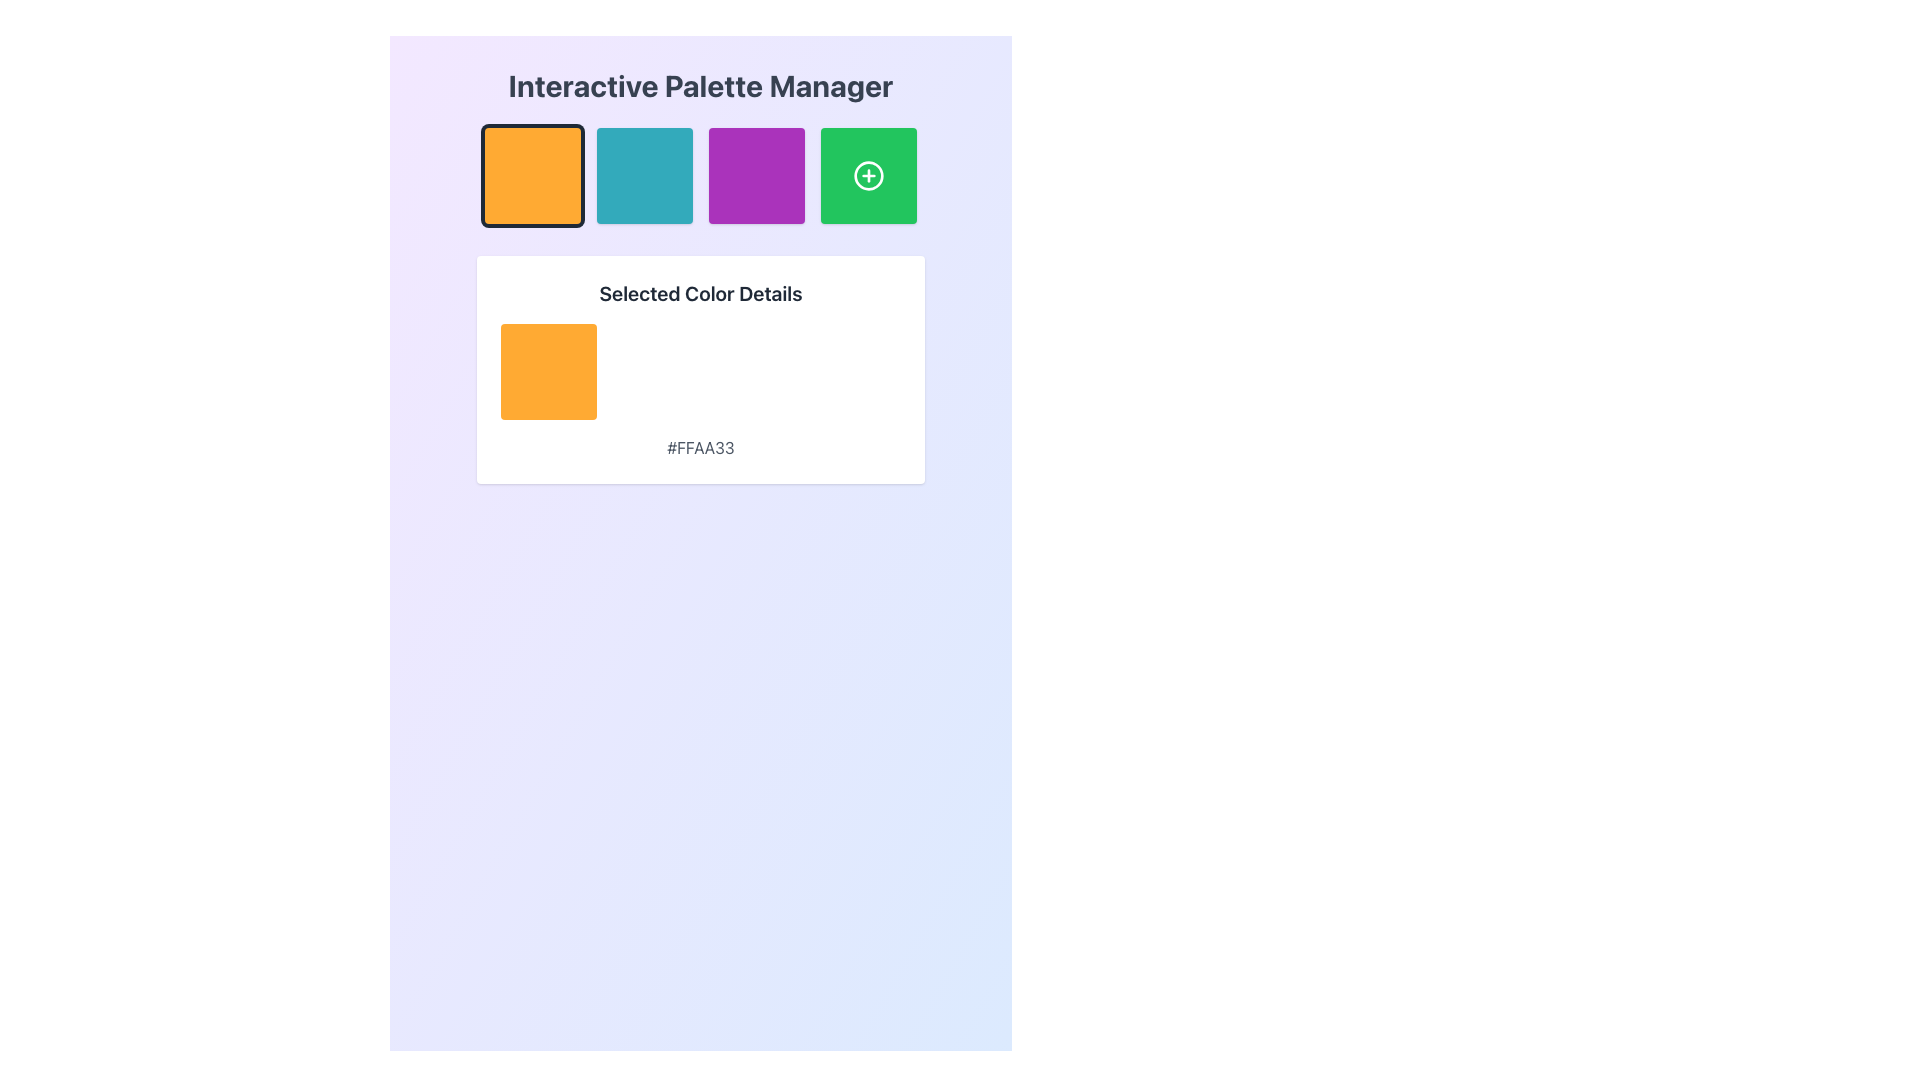  I want to click on the orange square with rounded borders located at the top-left corner of the grid layout, so click(532, 175).